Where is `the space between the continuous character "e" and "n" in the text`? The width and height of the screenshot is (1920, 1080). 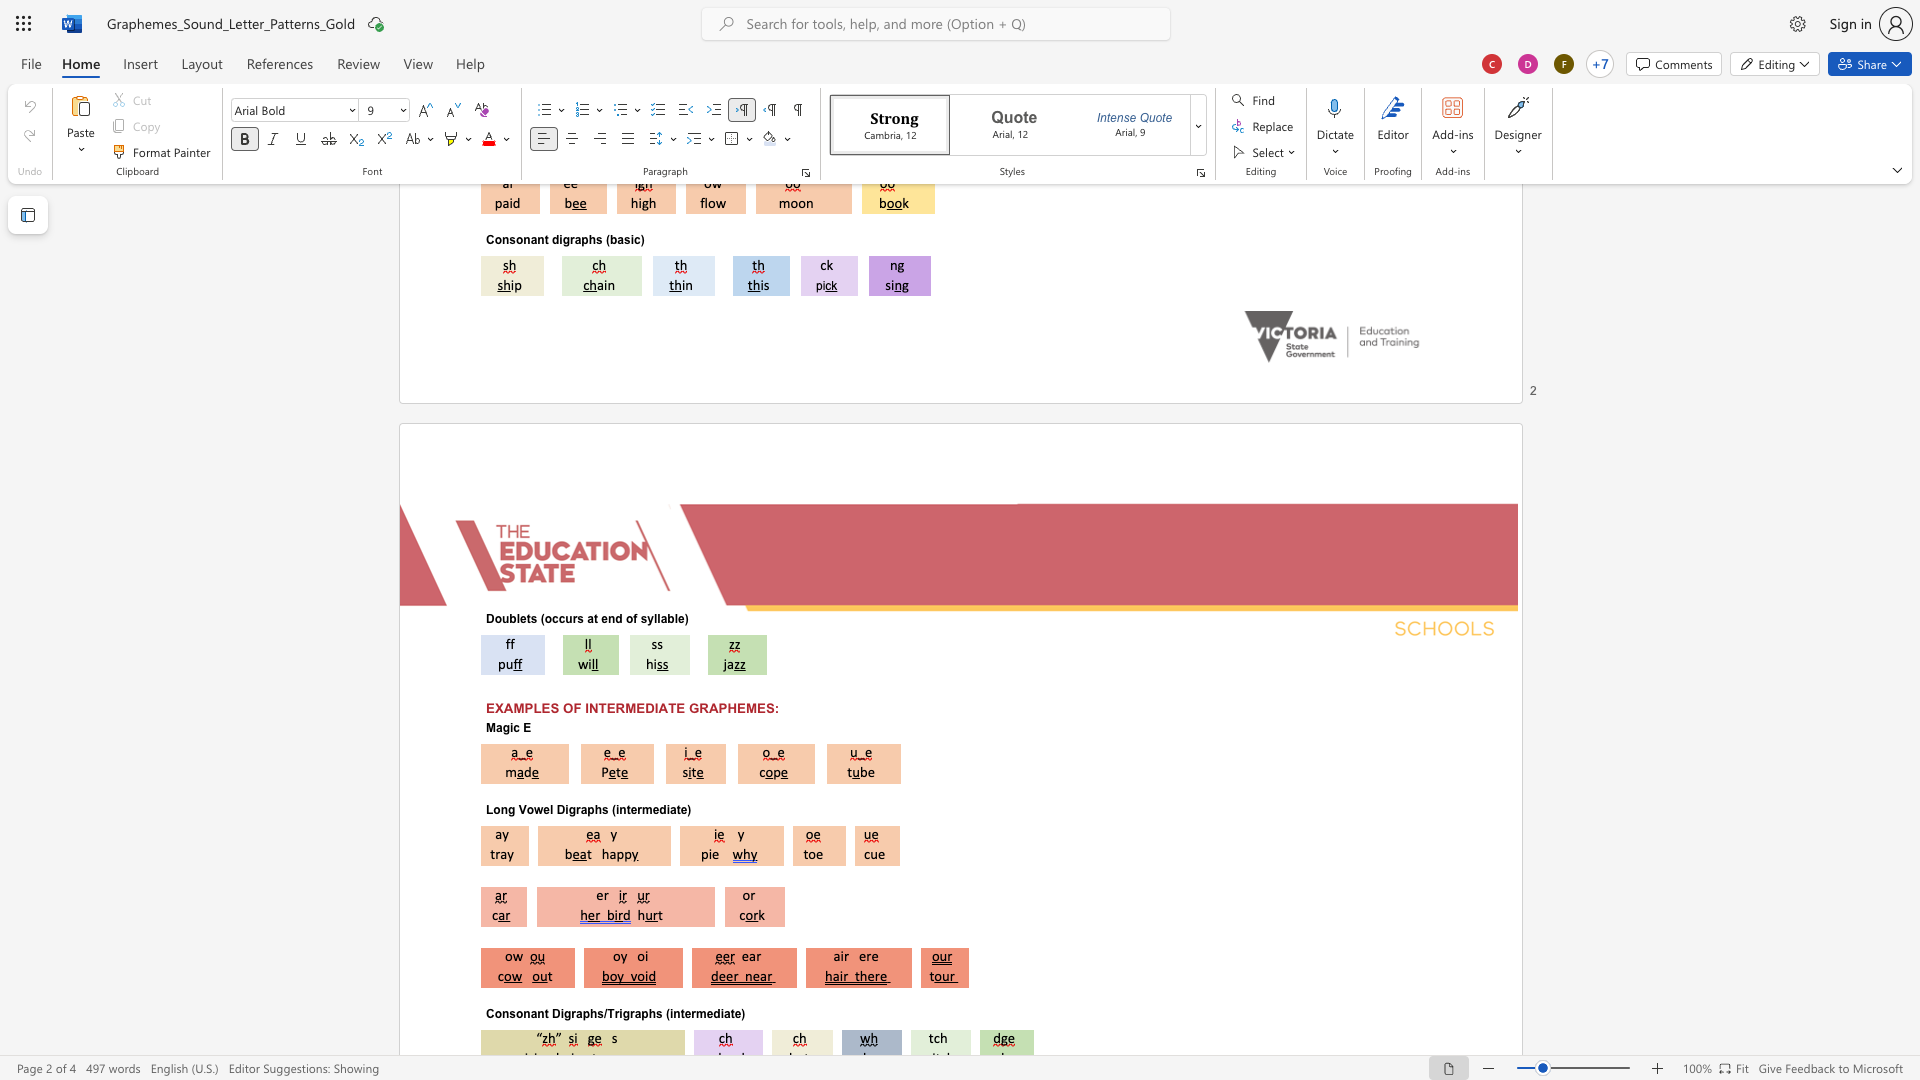 the space between the continuous character "e" and "n" in the text is located at coordinates (607, 617).